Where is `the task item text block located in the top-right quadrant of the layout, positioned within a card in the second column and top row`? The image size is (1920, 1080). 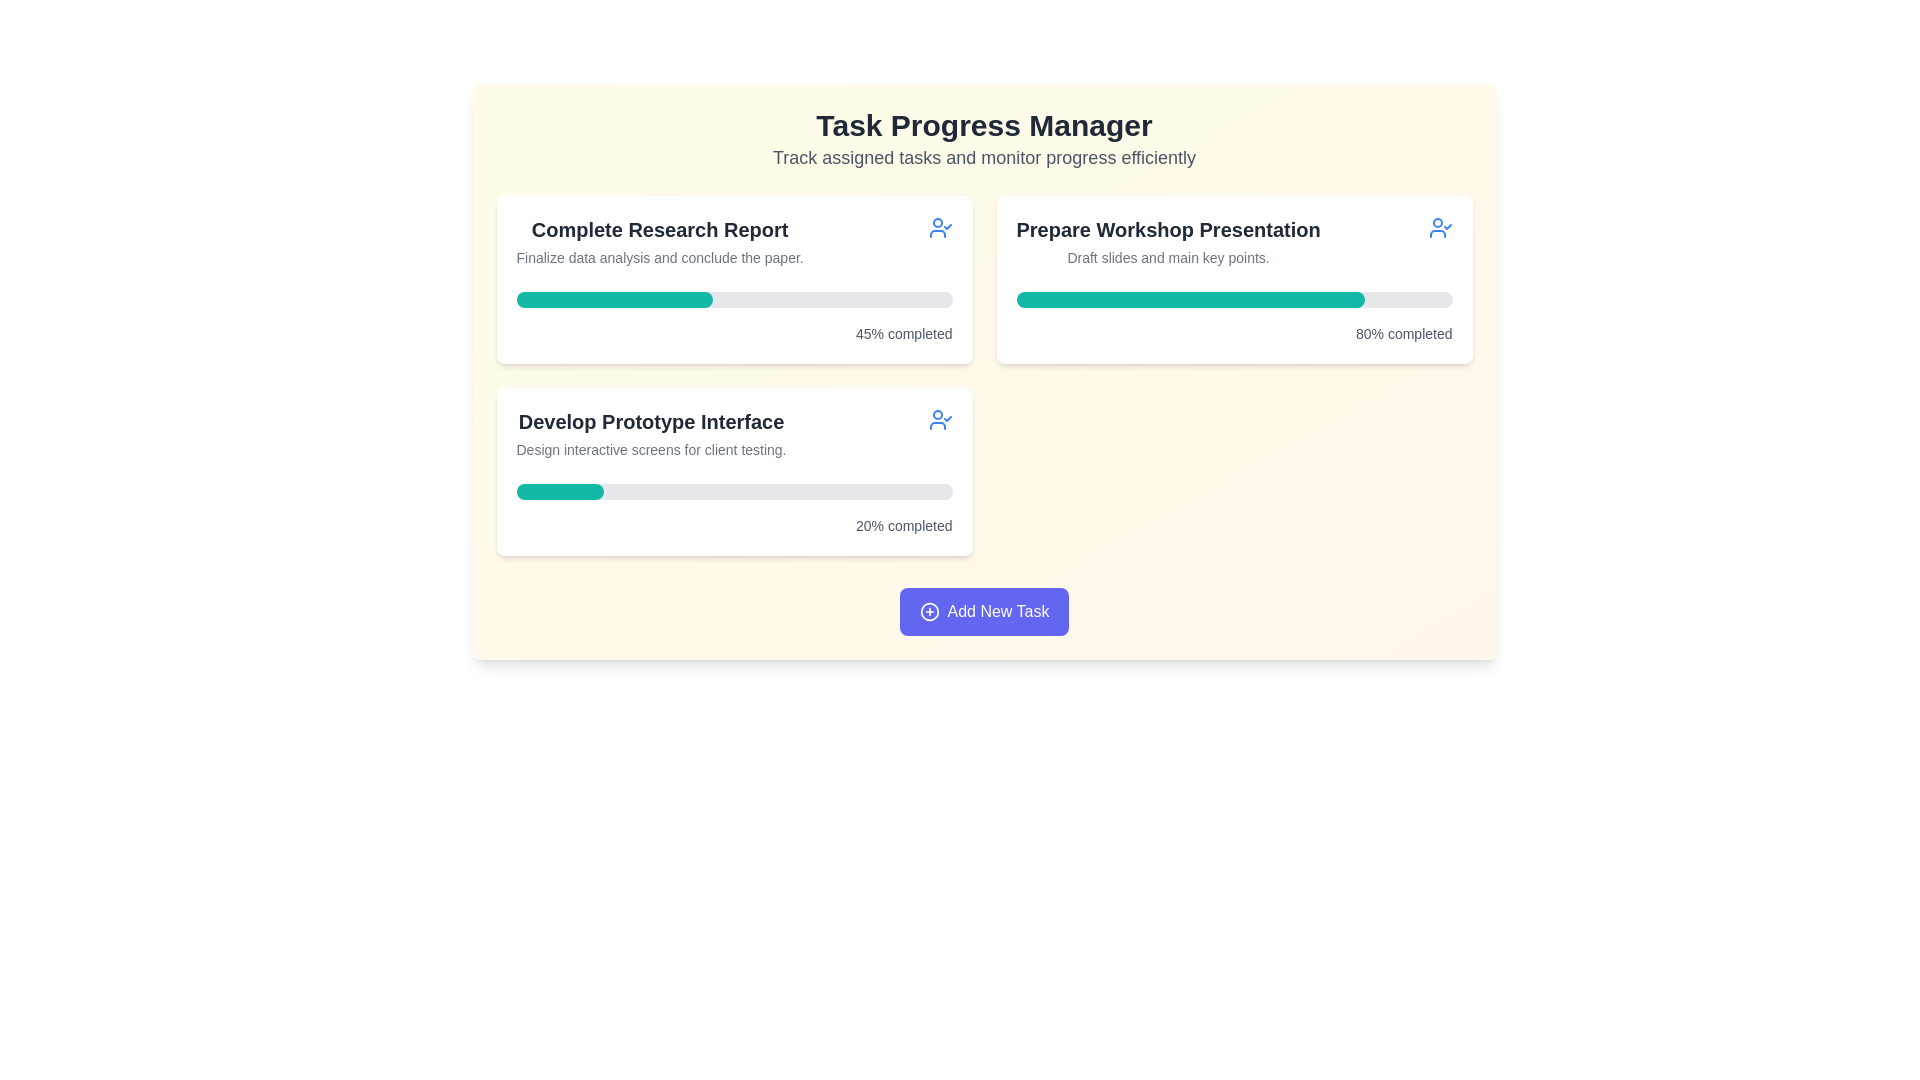 the task item text block located in the top-right quadrant of the layout, positioned within a card in the second column and top row is located at coordinates (1168, 241).